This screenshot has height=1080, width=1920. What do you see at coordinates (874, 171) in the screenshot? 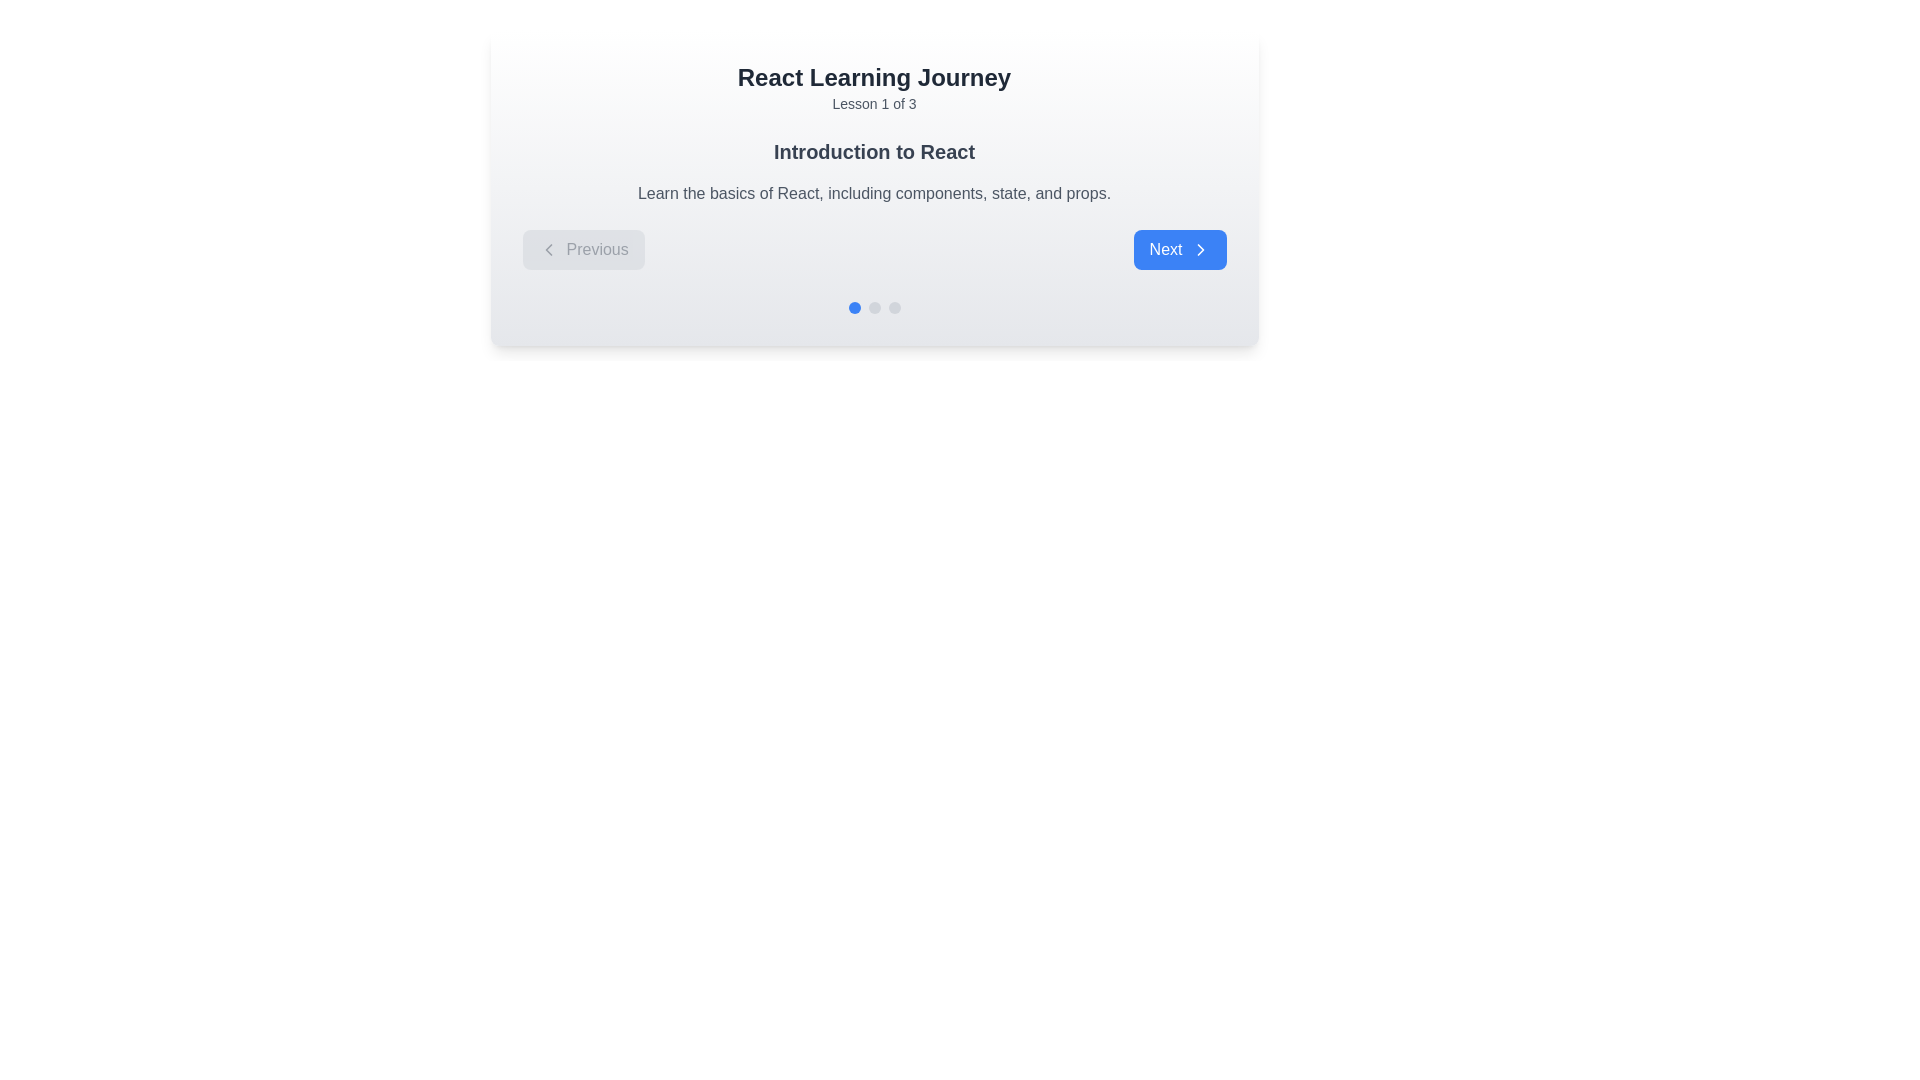
I see `the Informational block titled 'Introduction to React', which includes the description 'Learn the basics of React, including components, state, and props'` at bounding box center [874, 171].